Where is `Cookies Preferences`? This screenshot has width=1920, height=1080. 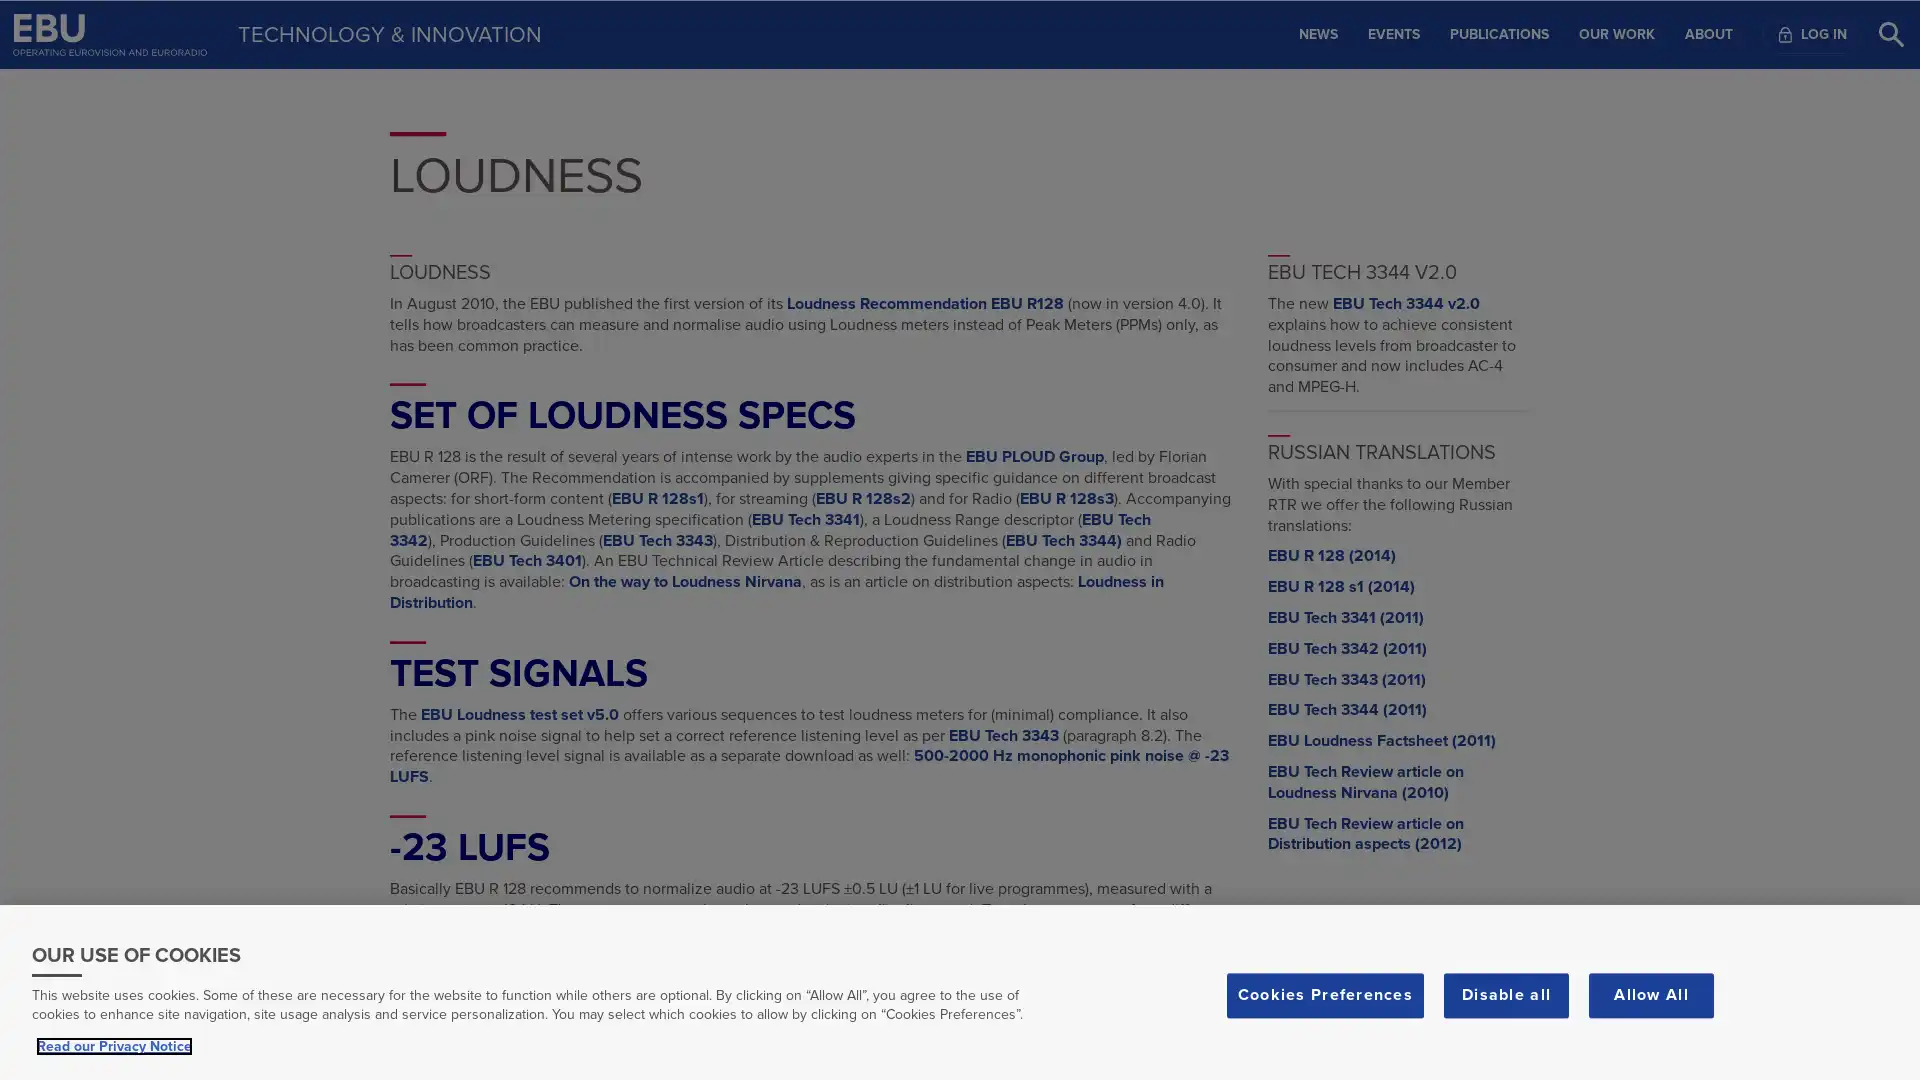 Cookies Preferences is located at coordinates (1324, 995).